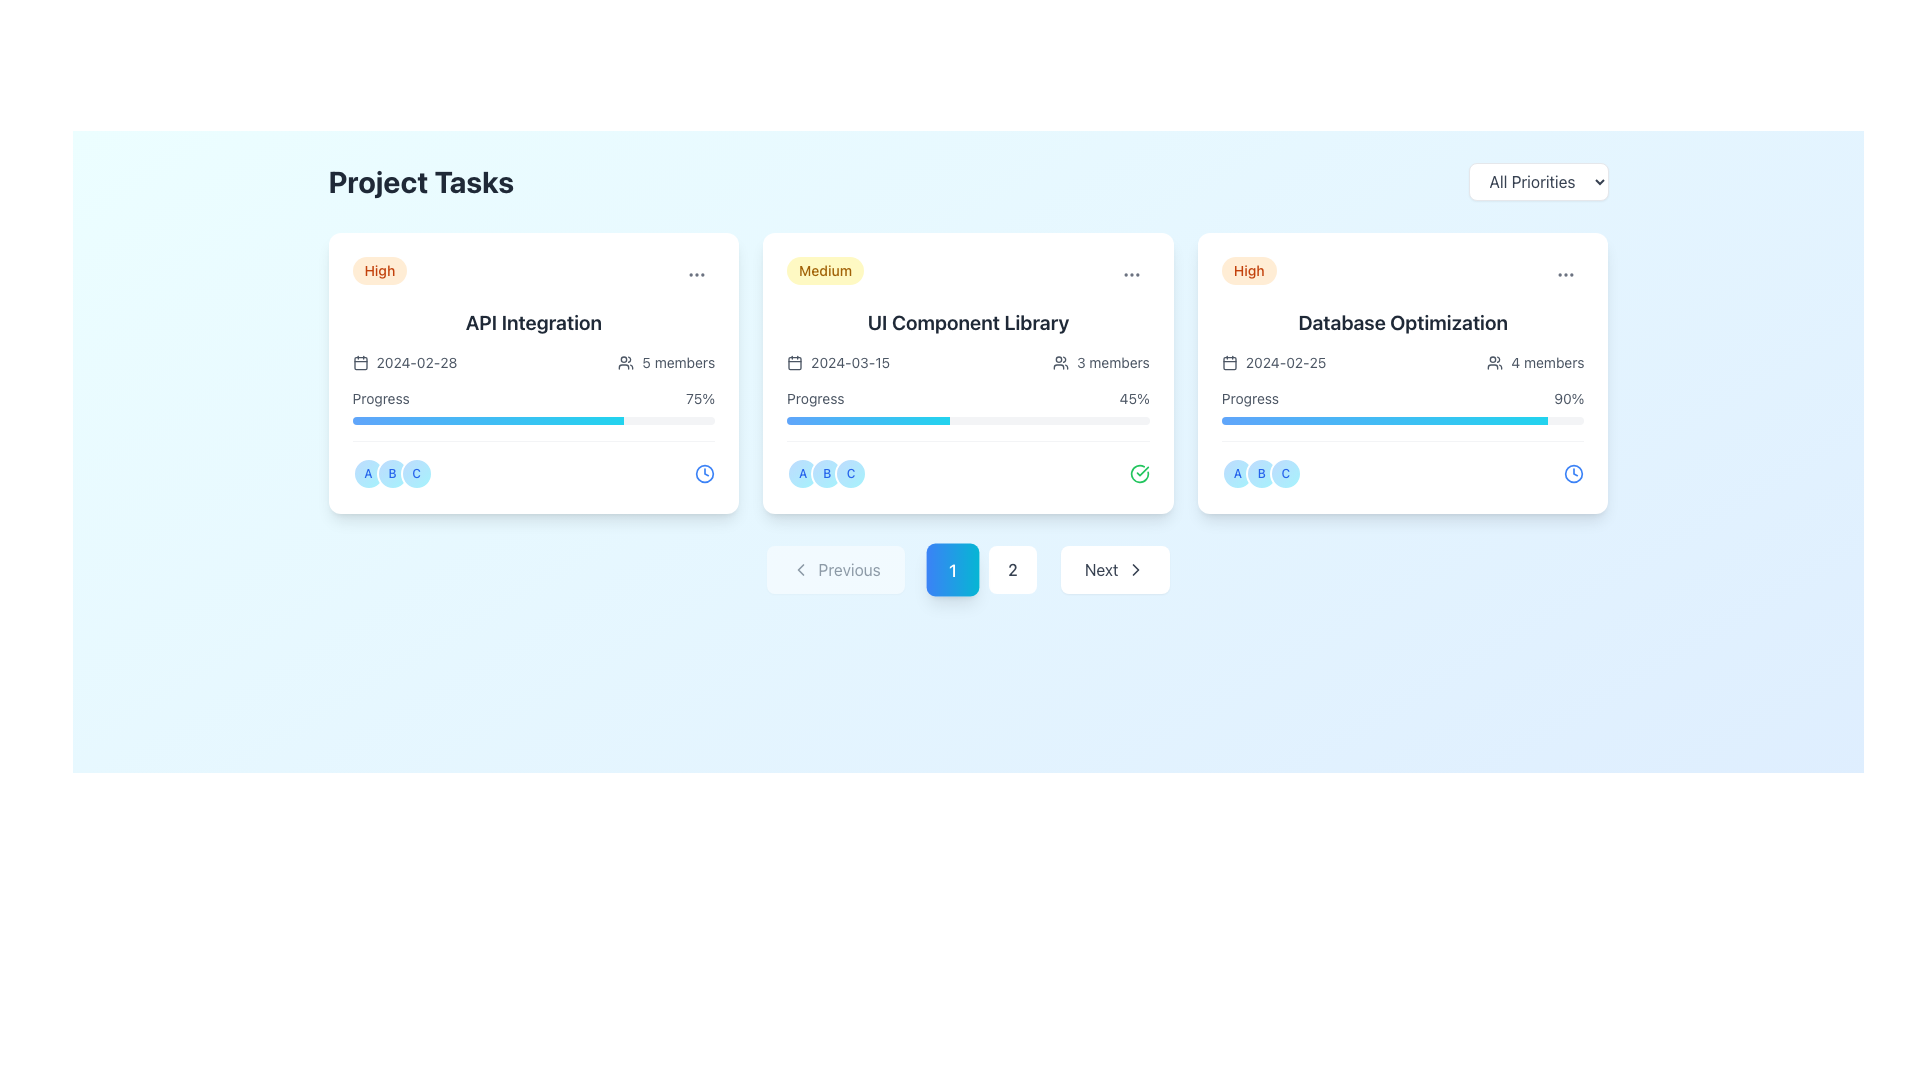 The height and width of the screenshot is (1080, 1920). What do you see at coordinates (1537, 181) in the screenshot?
I see `the filter dropdown menu located at the top-right corner of the layout, aligned with the title 'Project Tasks'` at bounding box center [1537, 181].